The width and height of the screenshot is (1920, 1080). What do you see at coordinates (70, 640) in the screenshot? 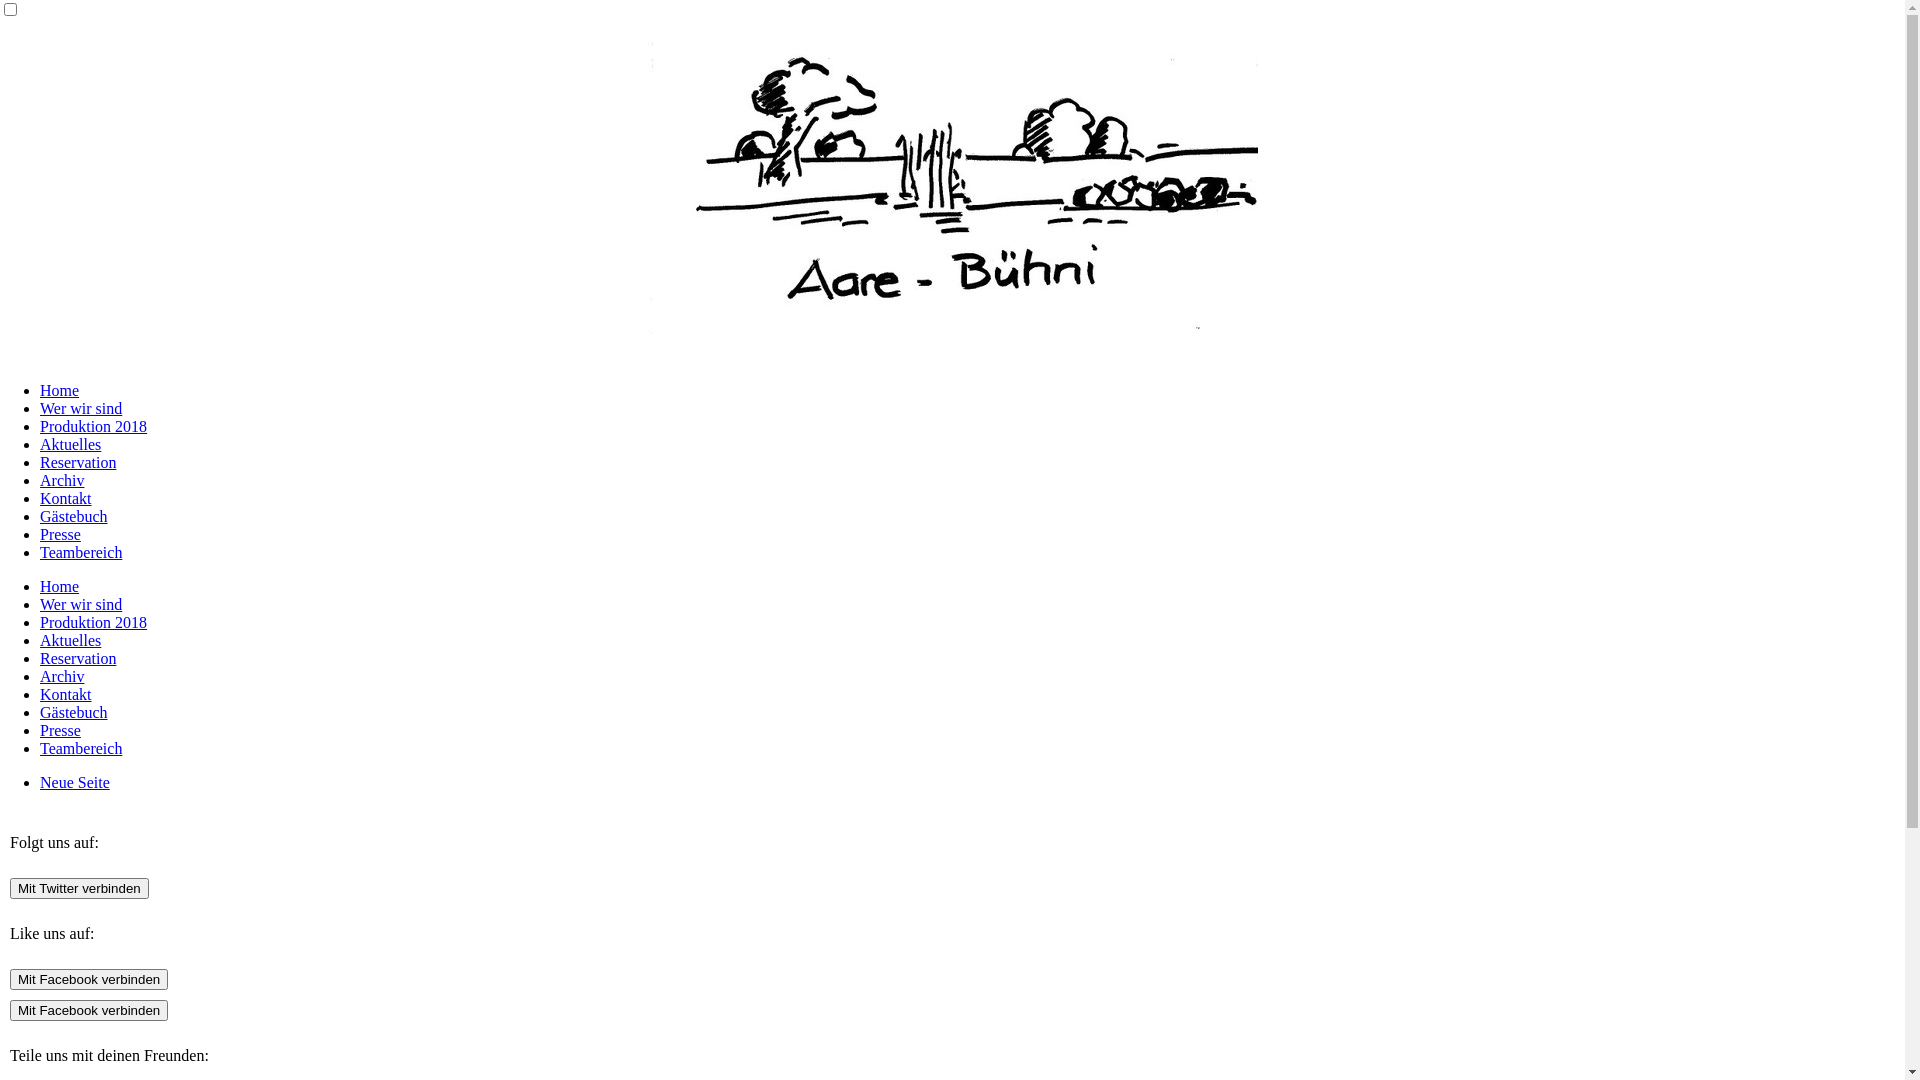
I see `'Aktuelles'` at bounding box center [70, 640].